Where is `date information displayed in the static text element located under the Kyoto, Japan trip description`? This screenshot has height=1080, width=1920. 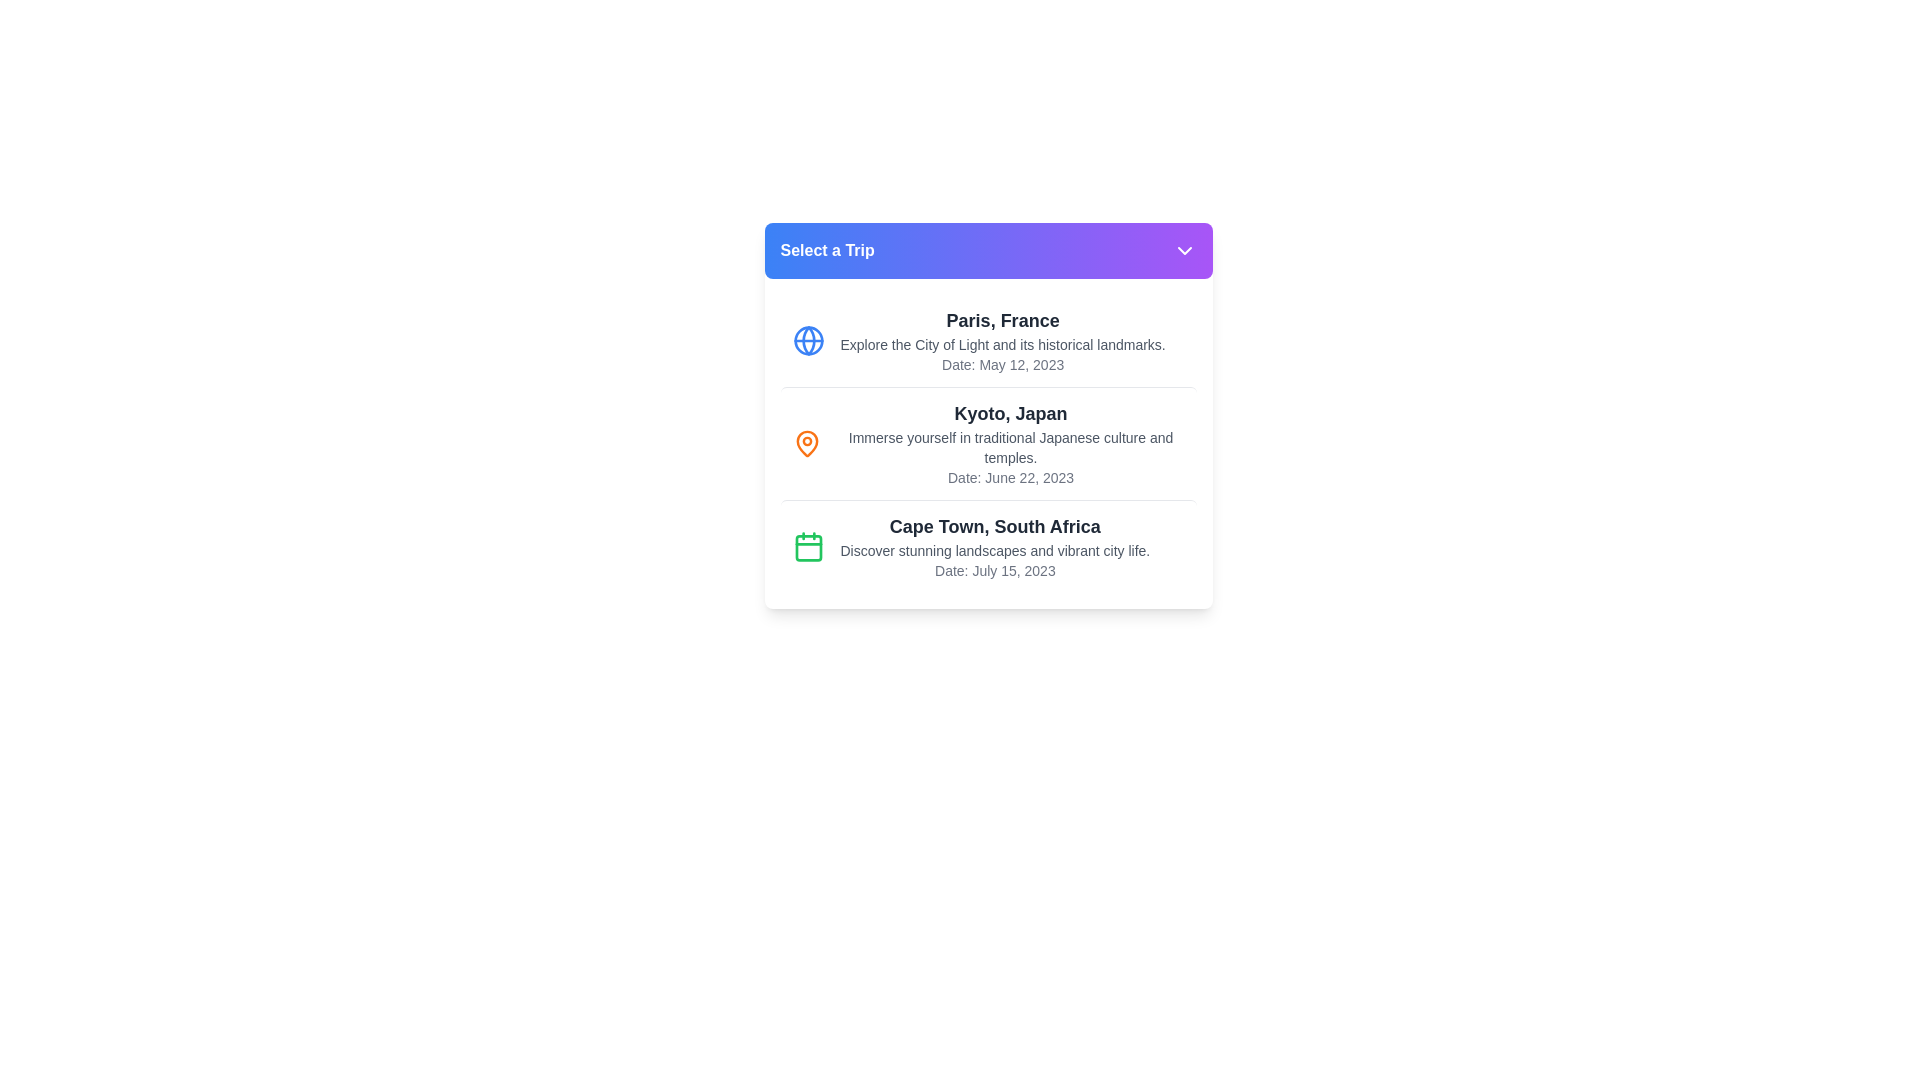 date information displayed in the static text element located under the Kyoto, Japan trip description is located at coordinates (1011, 478).